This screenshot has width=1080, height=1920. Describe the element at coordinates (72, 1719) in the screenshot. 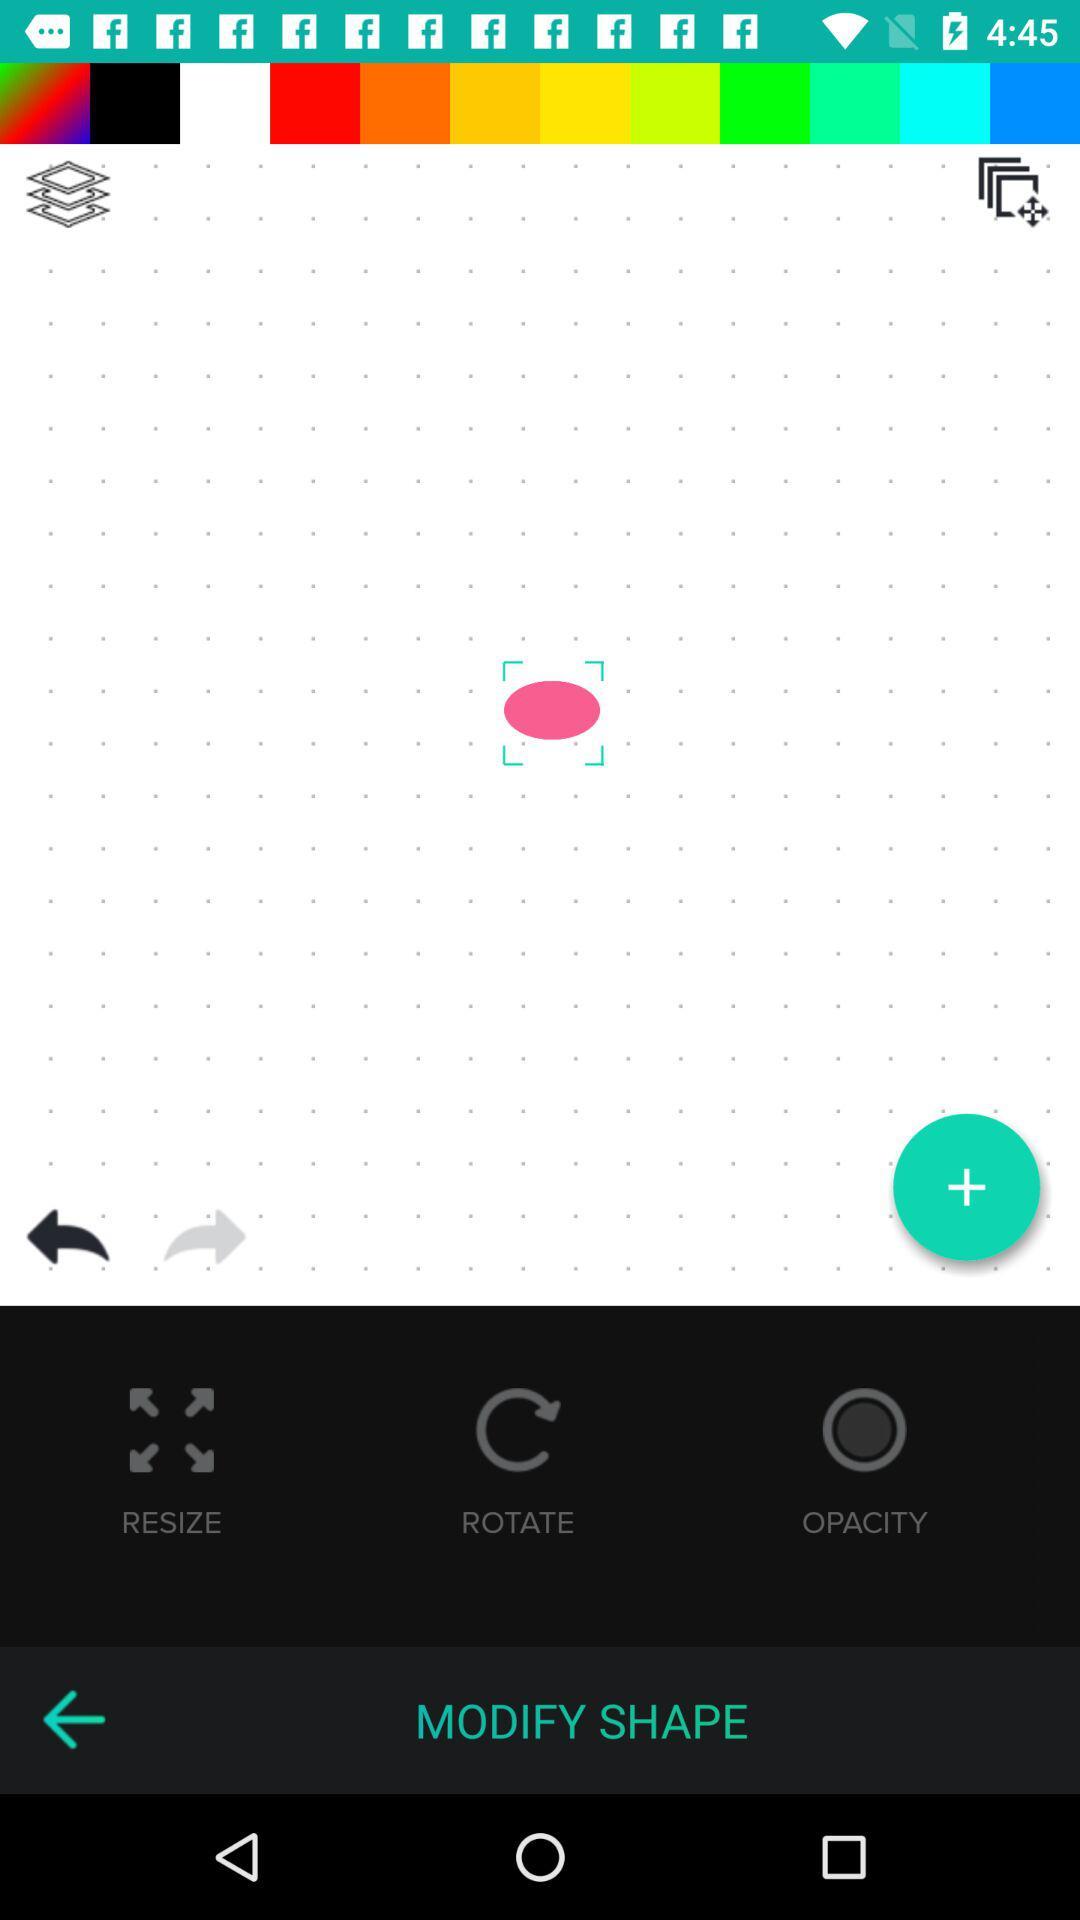

I see `the arrow_backward icon` at that location.